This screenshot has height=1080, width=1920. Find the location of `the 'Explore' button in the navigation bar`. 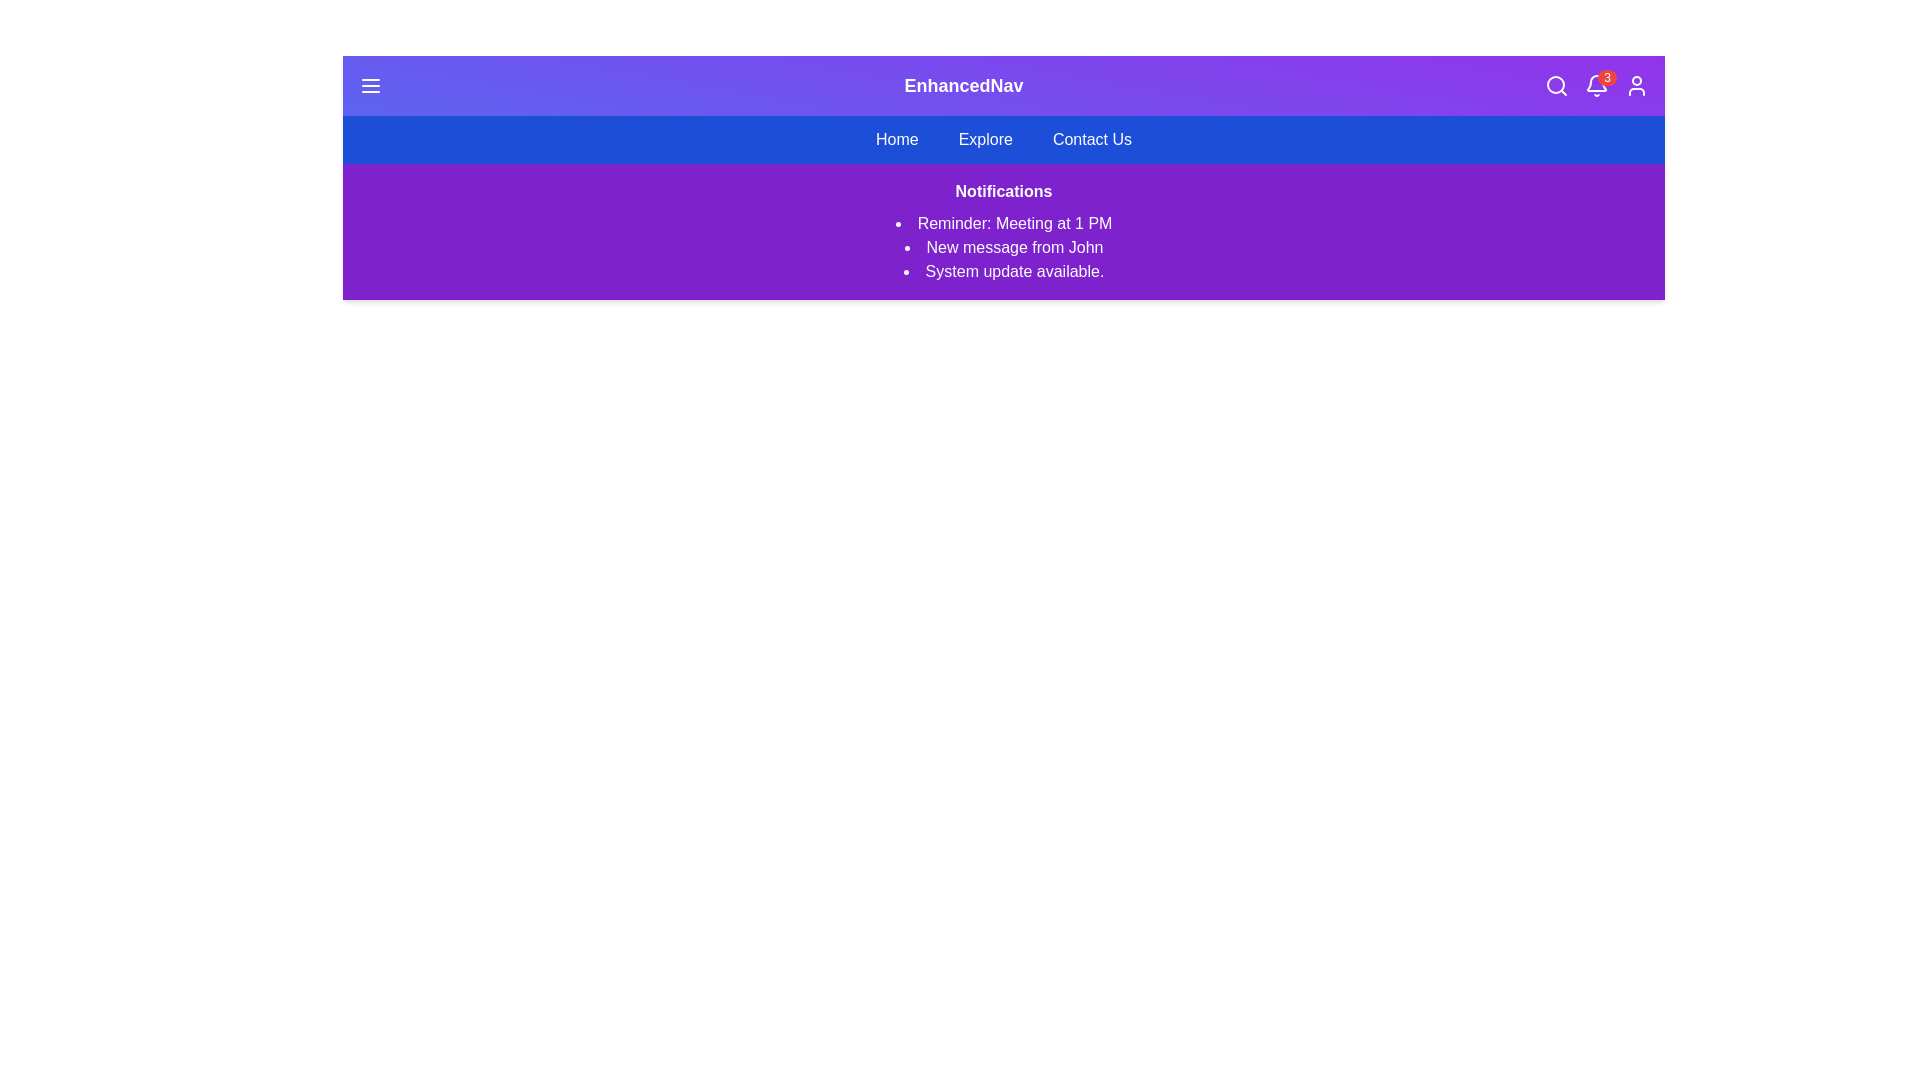

the 'Explore' button in the navigation bar is located at coordinates (985, 138).